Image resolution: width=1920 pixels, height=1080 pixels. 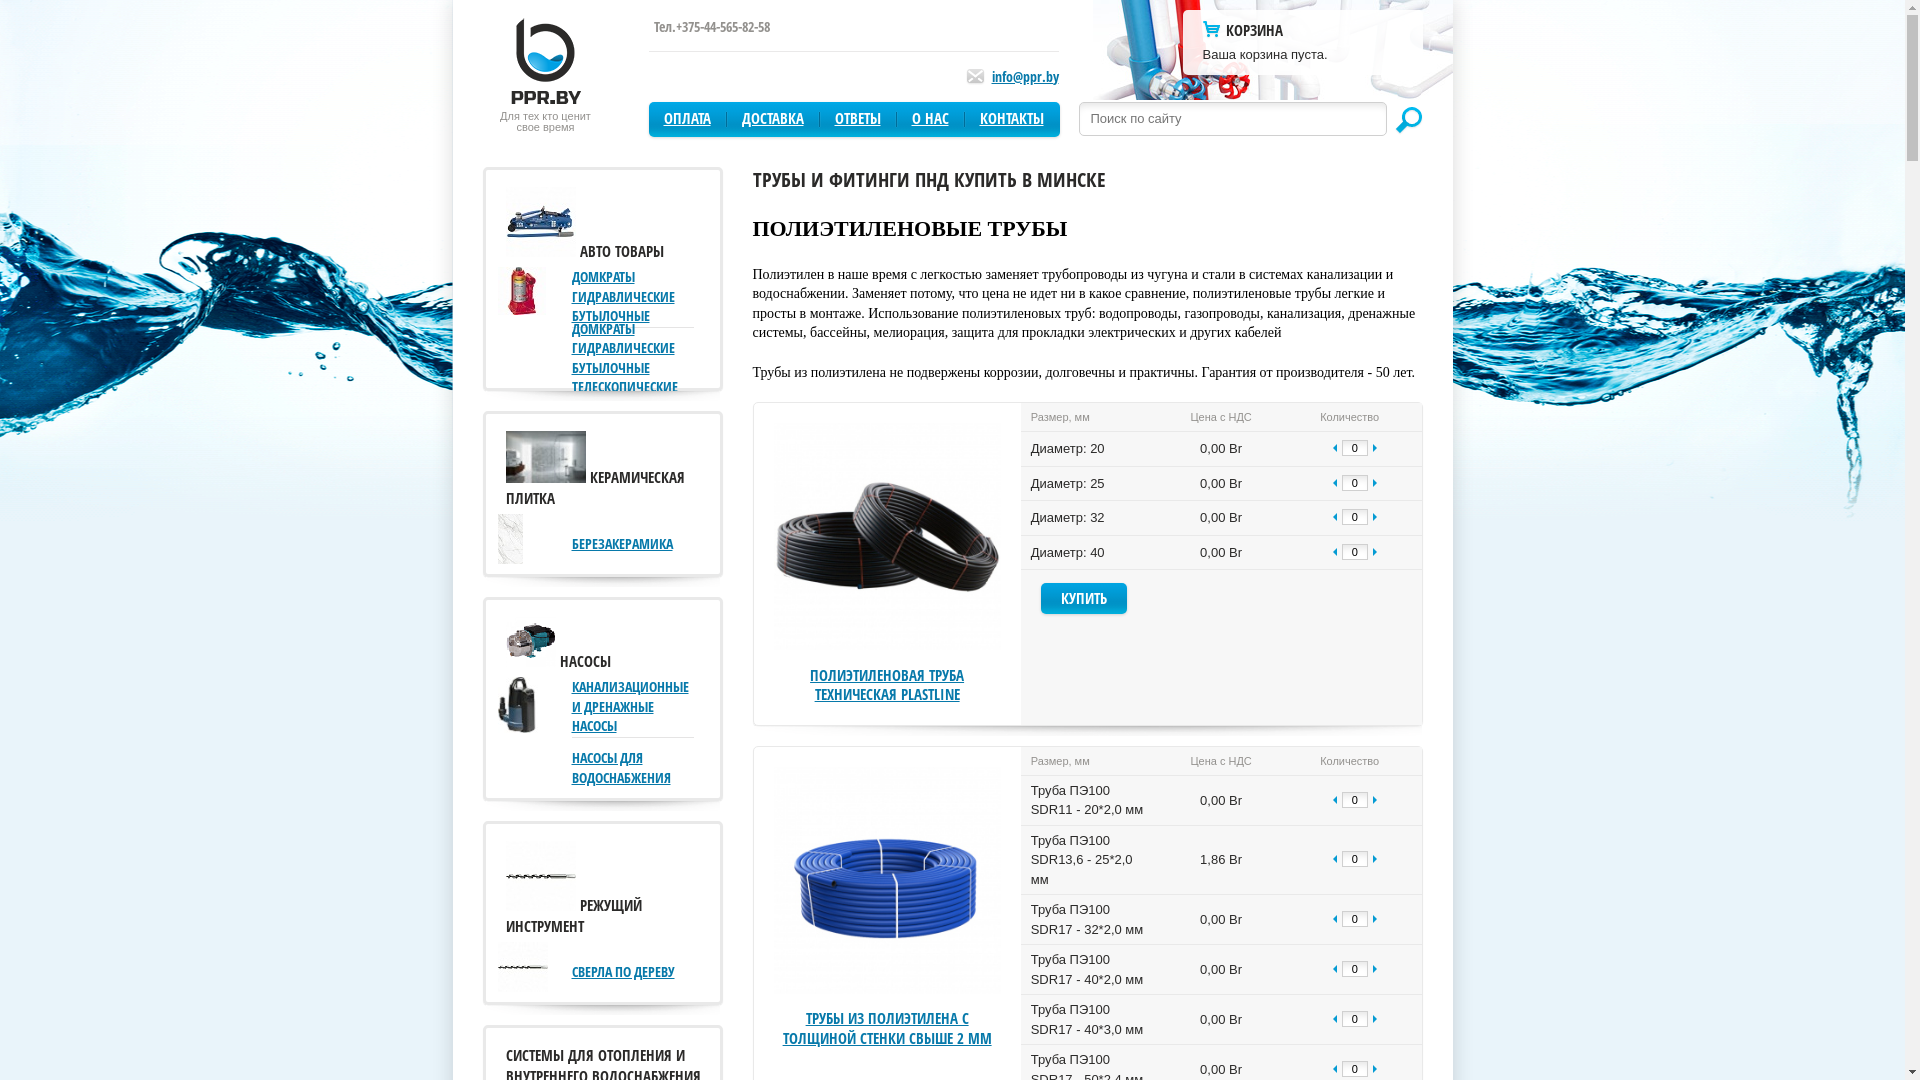 I want to click on '+', so click(x=1373, y=859).